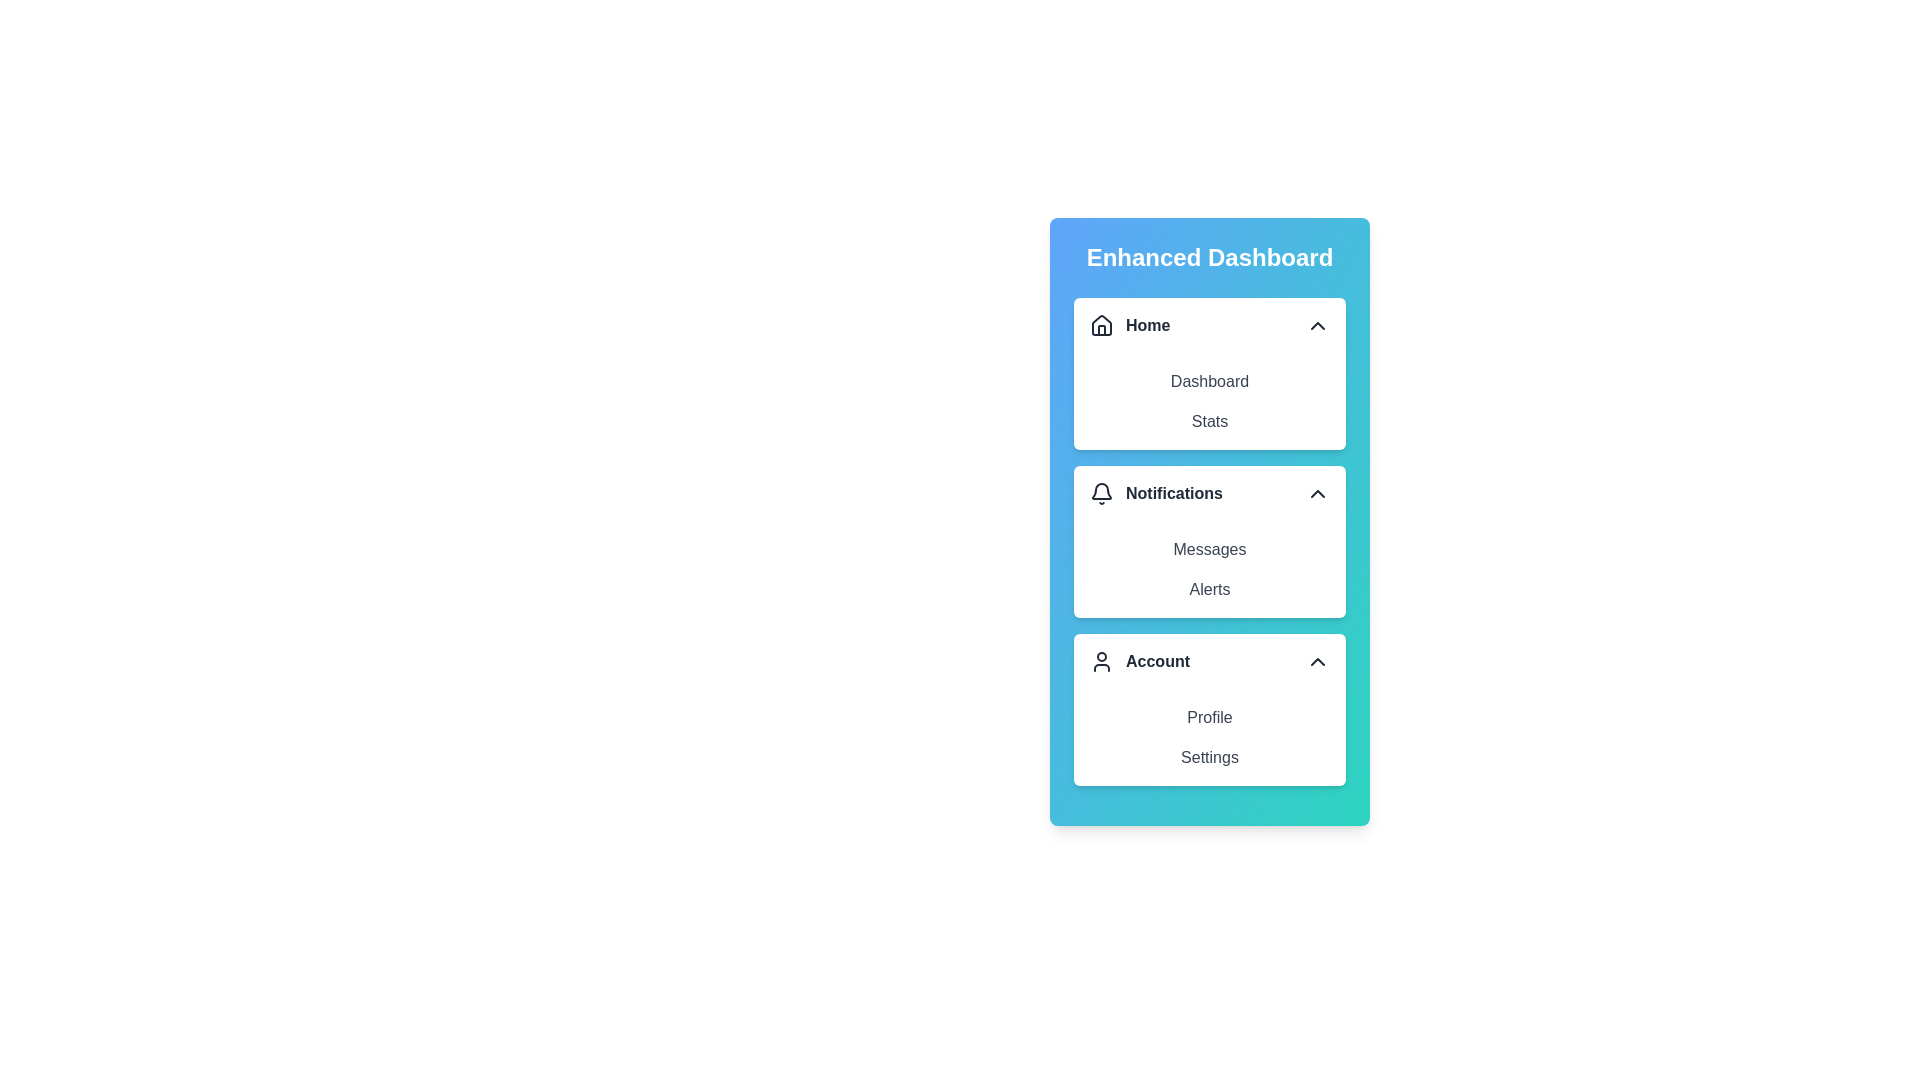 The width and height of the screenshot is (1920, 1080). Describe the element at coordinates (1208, 420) in the screenshot. I see `the menu item Stats from the expanded section` at that location.